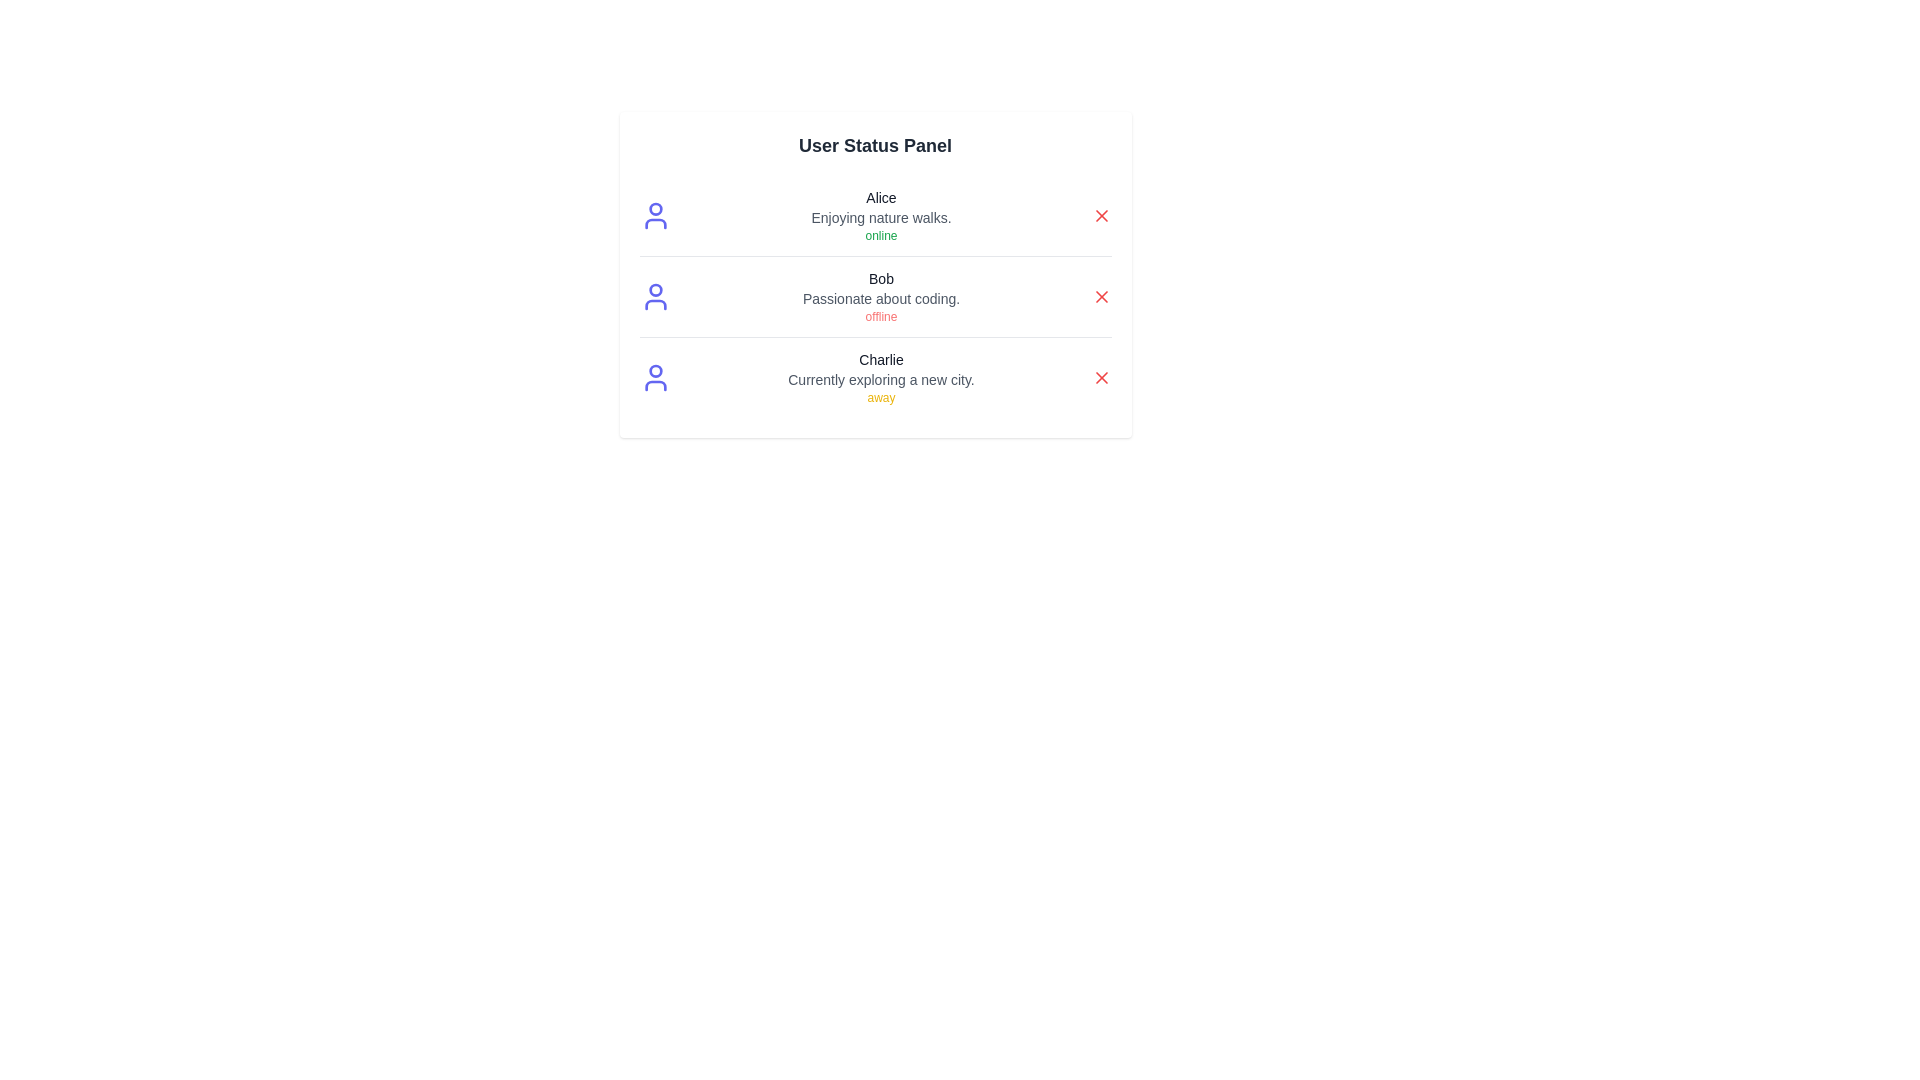 This screenshot has width=1920, height=1080. I want to click on the interactive close or delete Icon Button for the 'Charlie' row in the user status panel to observe styling changes indicating interactivity, so click(1100, 378).